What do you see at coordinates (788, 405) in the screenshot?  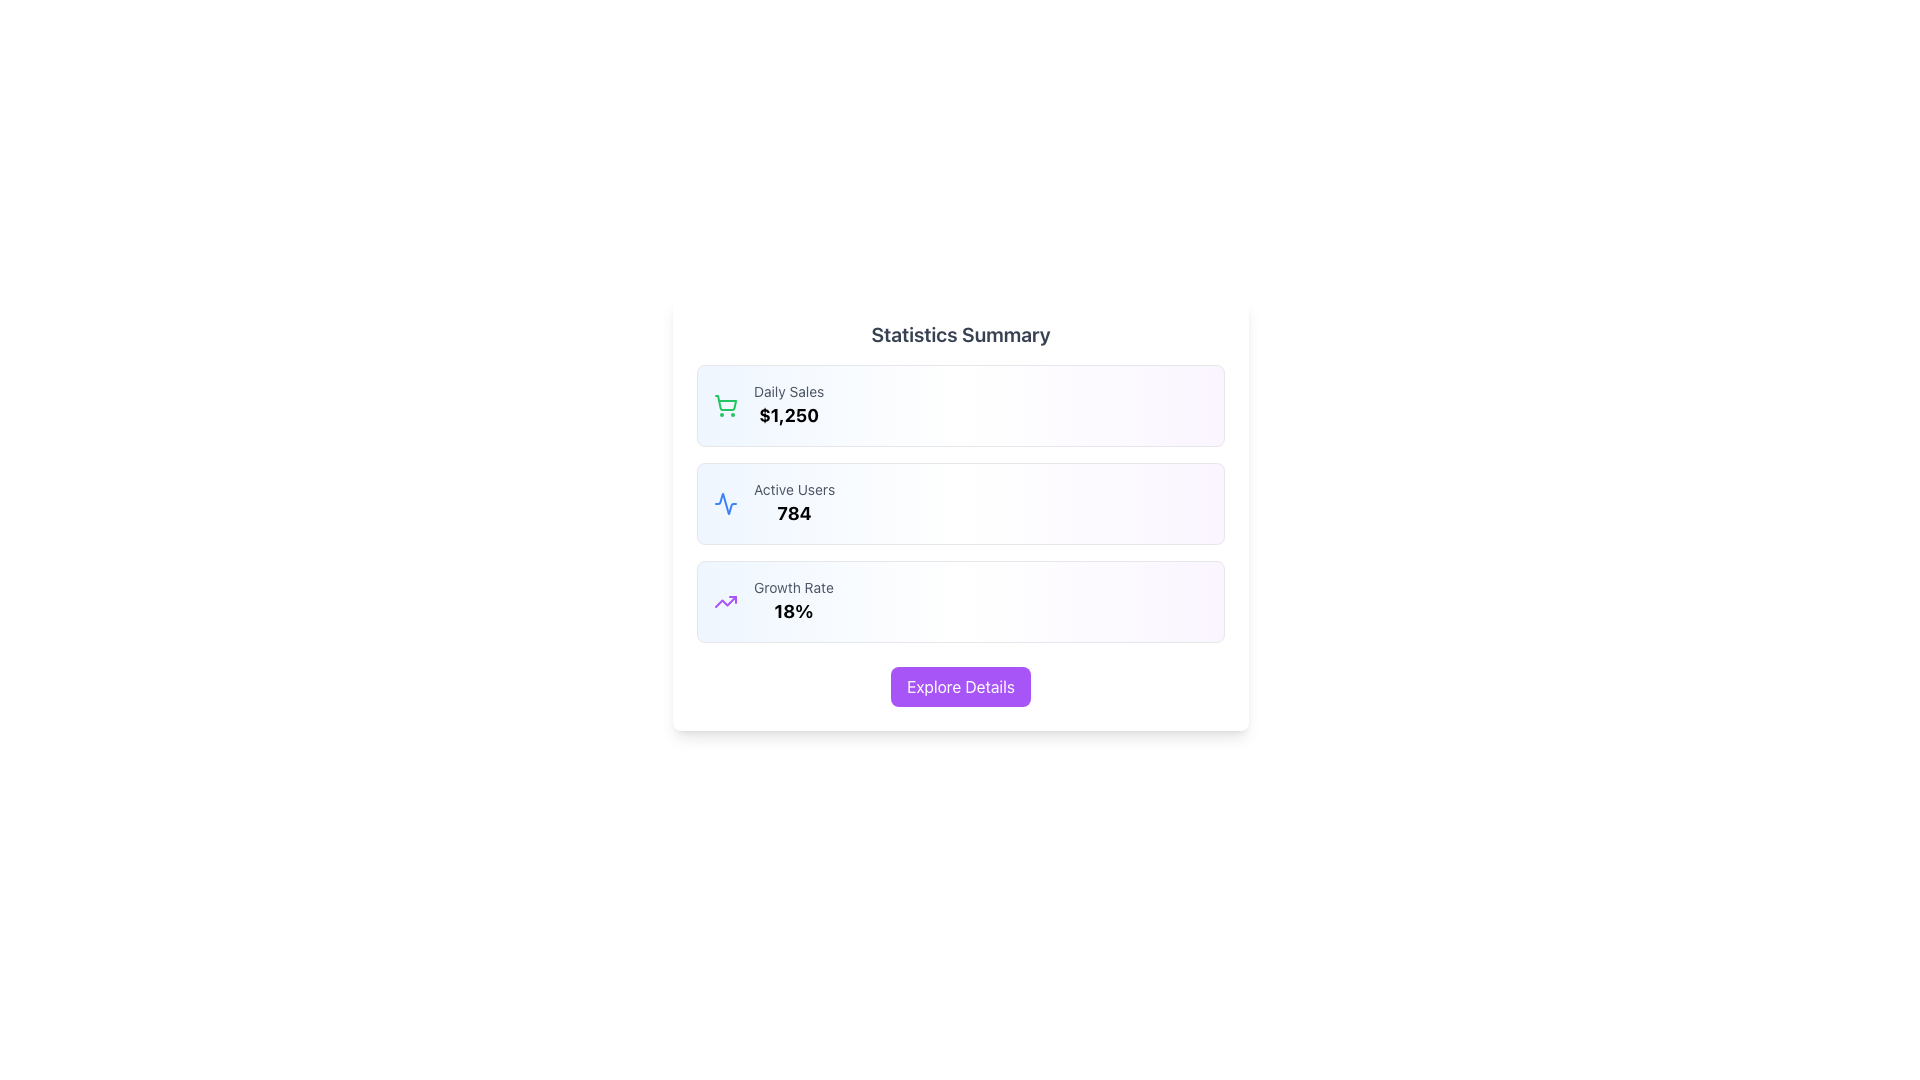 I see `the Statistical information display field that shows 'Daily Sales' and the monetary value '$1,250', located in the first box of the statistical summary section` at bounding box center [788, 405].